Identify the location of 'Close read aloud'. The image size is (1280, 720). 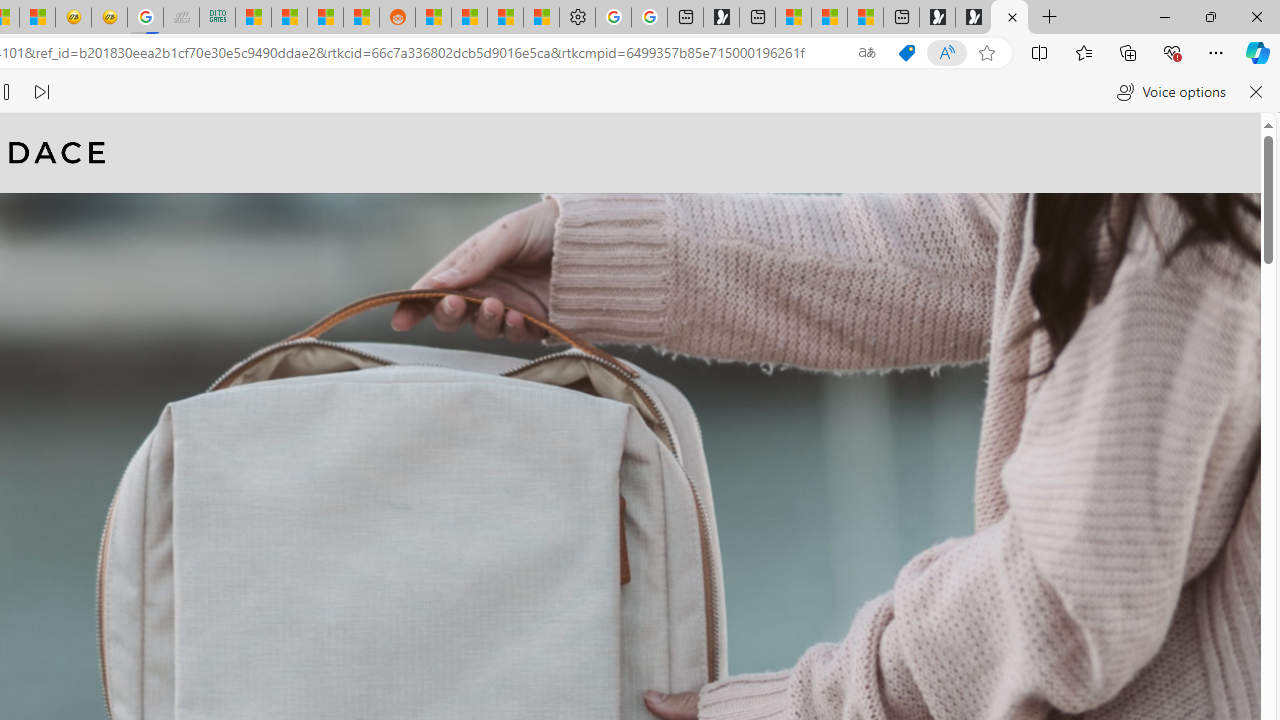
(1254, 92).